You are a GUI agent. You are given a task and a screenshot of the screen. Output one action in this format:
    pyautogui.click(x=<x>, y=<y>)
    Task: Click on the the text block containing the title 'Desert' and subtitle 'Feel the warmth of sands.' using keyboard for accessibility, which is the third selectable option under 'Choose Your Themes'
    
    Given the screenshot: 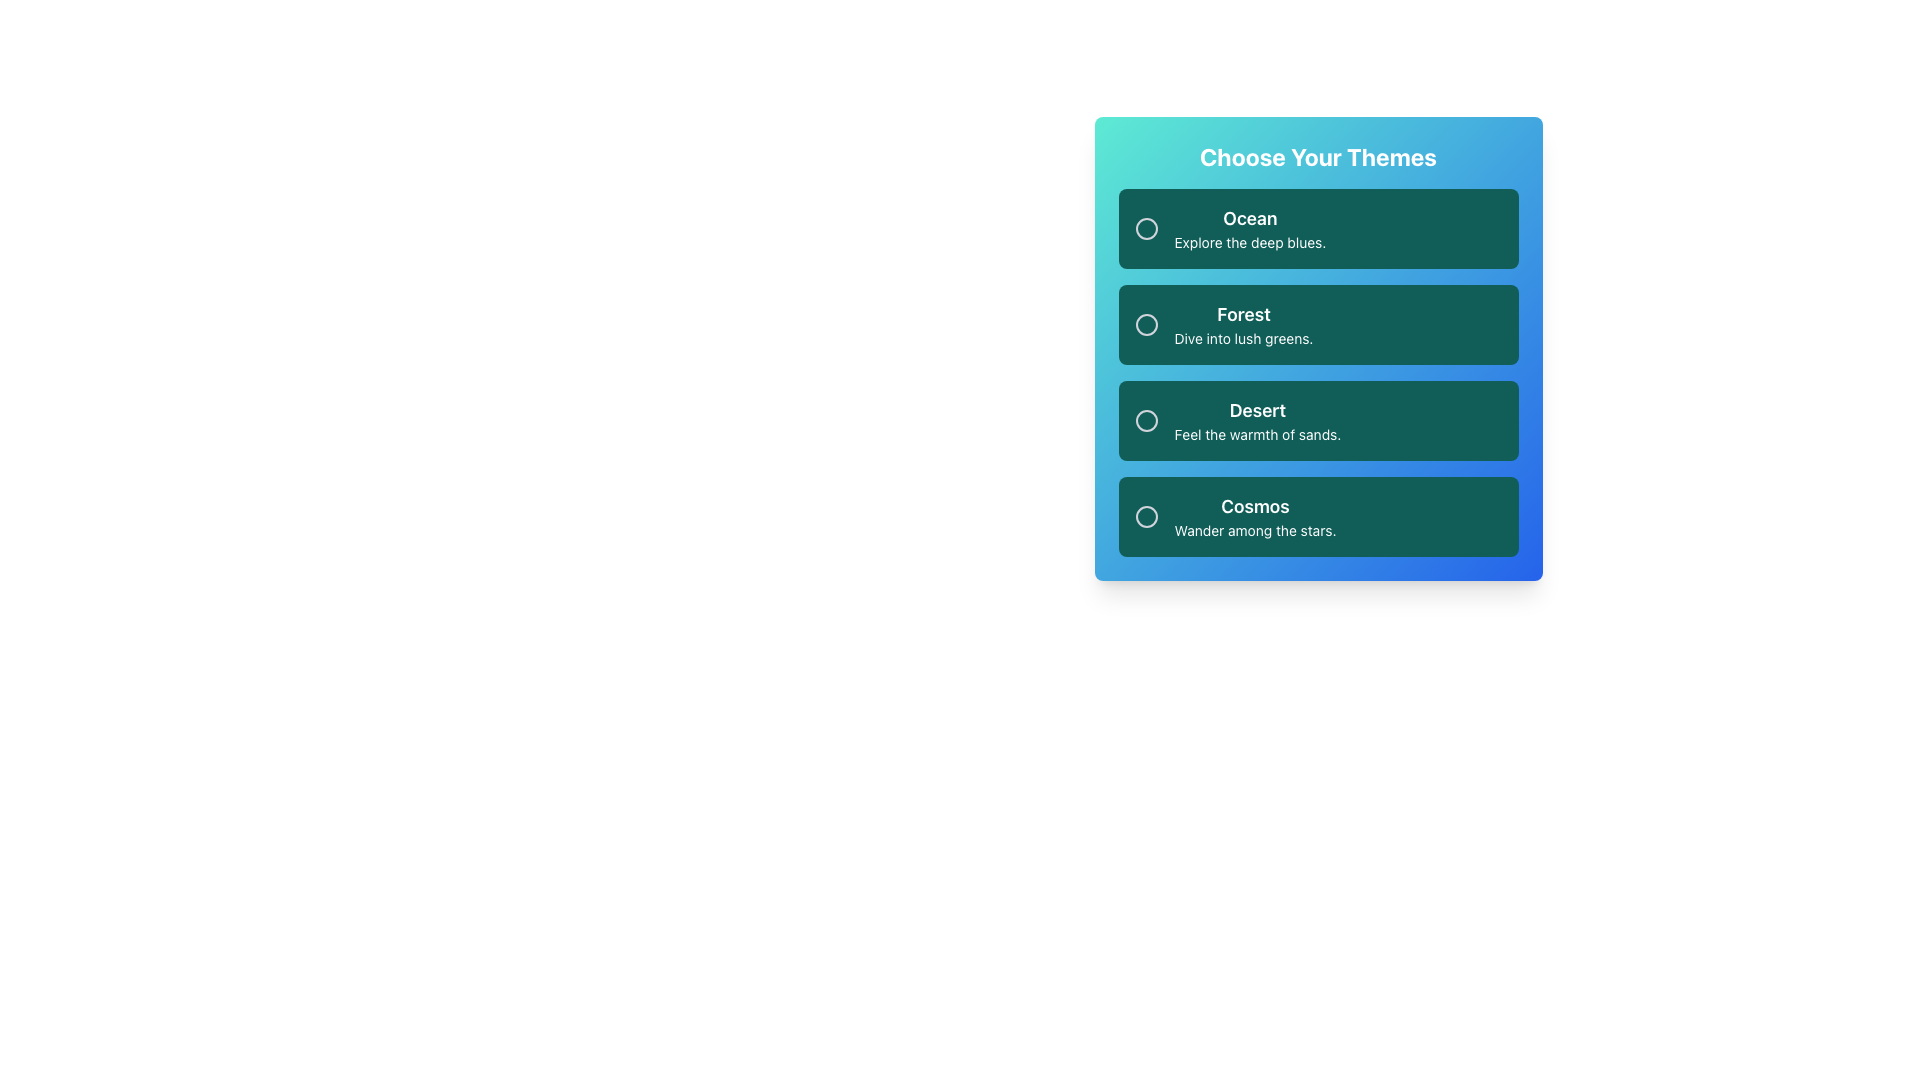 What is the action you would take?
    pyautogui.click(x=1256, y=419)
    